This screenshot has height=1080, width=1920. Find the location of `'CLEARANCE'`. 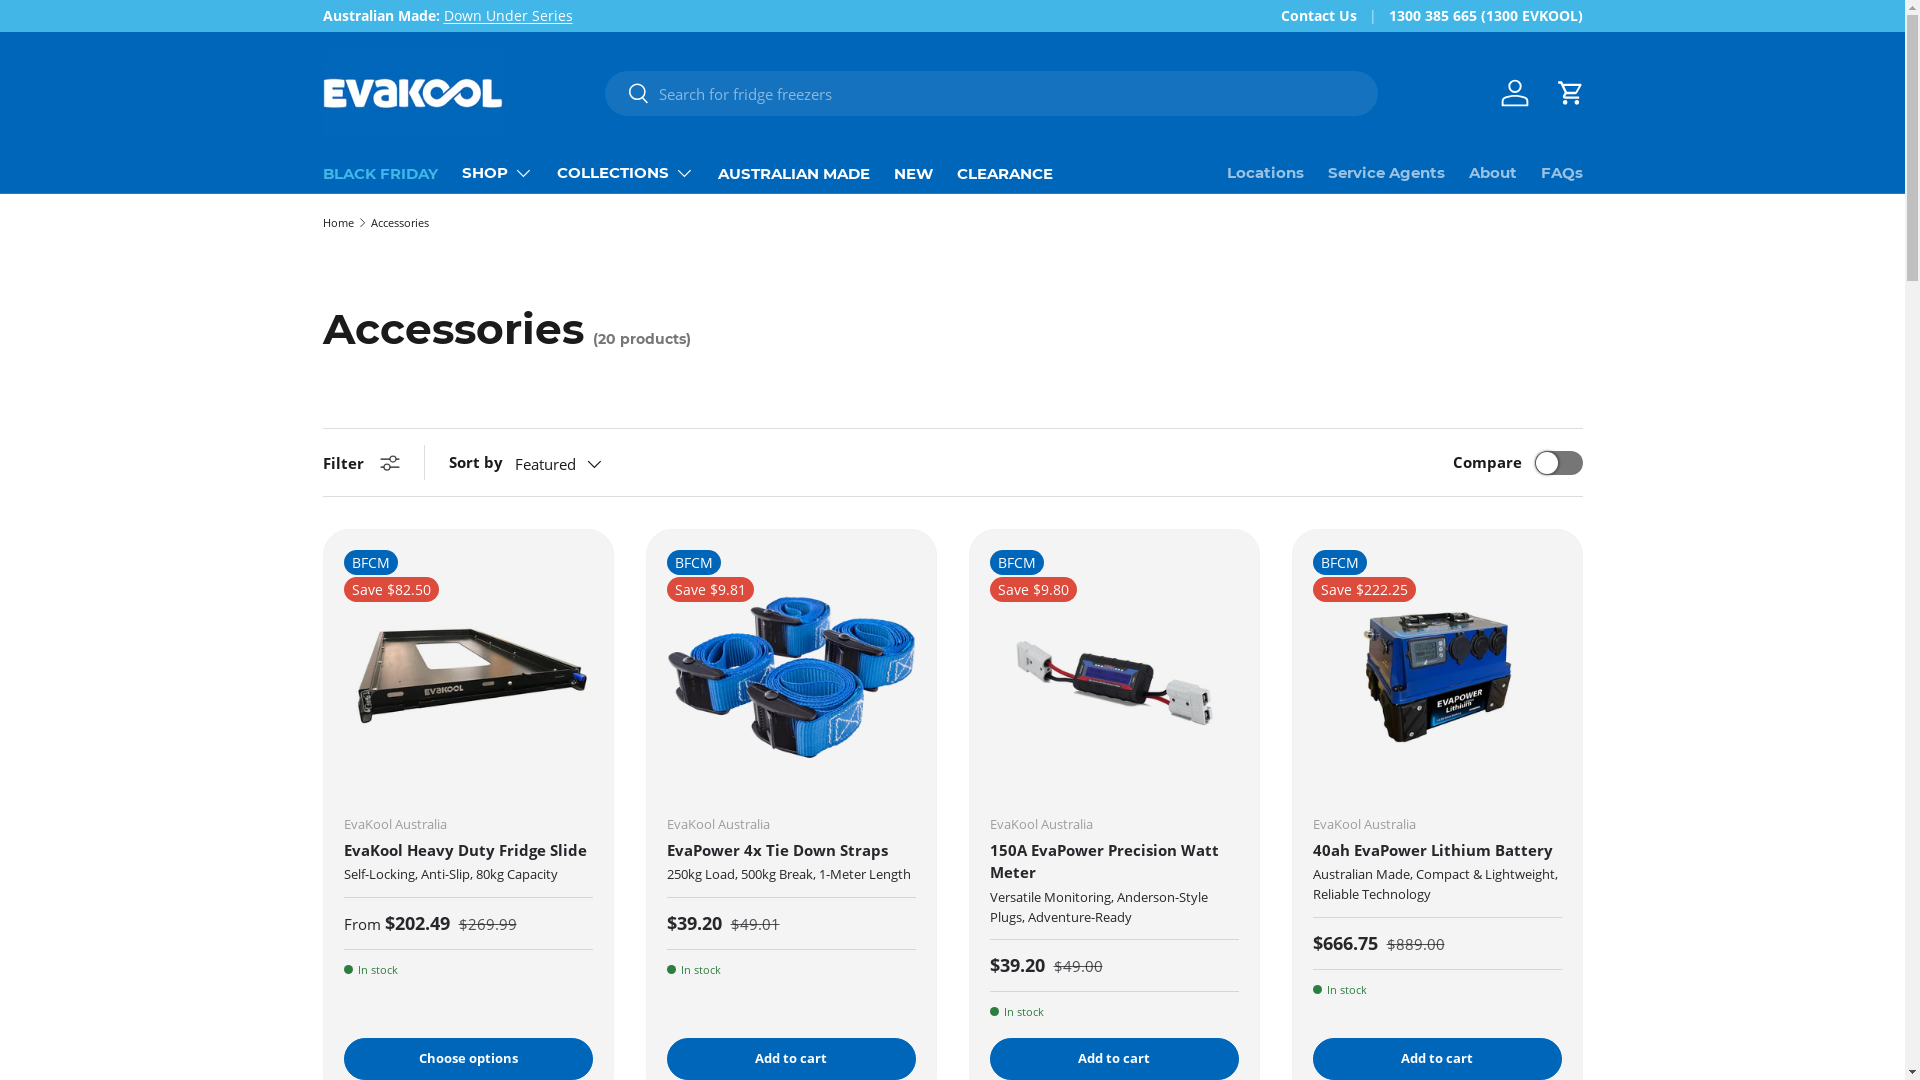

'CLEARANCE' is located at coordinates (954, 172).